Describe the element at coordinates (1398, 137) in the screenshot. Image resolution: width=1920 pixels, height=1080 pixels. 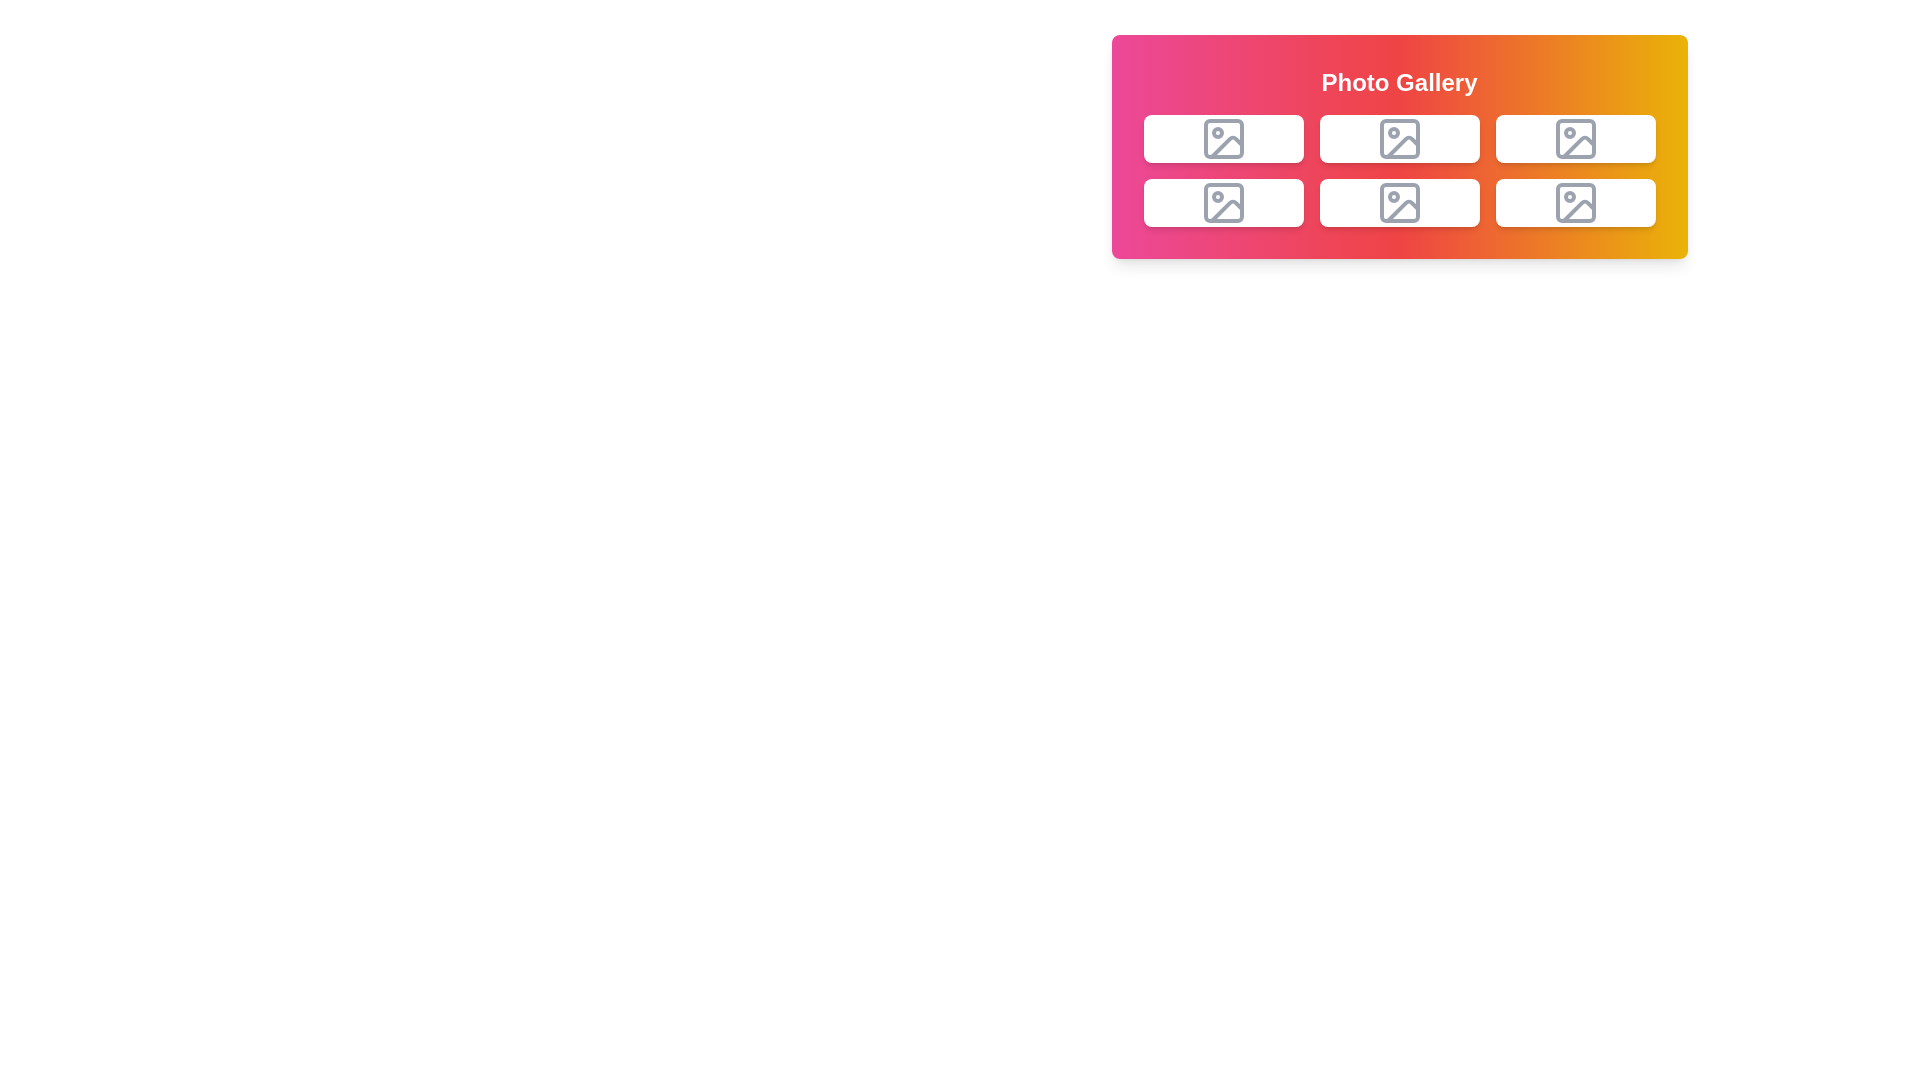
I see `the Image Placeholder Icon located in the first row, second column of the grid layout below the 'Photo Gallery' heading` at that location.